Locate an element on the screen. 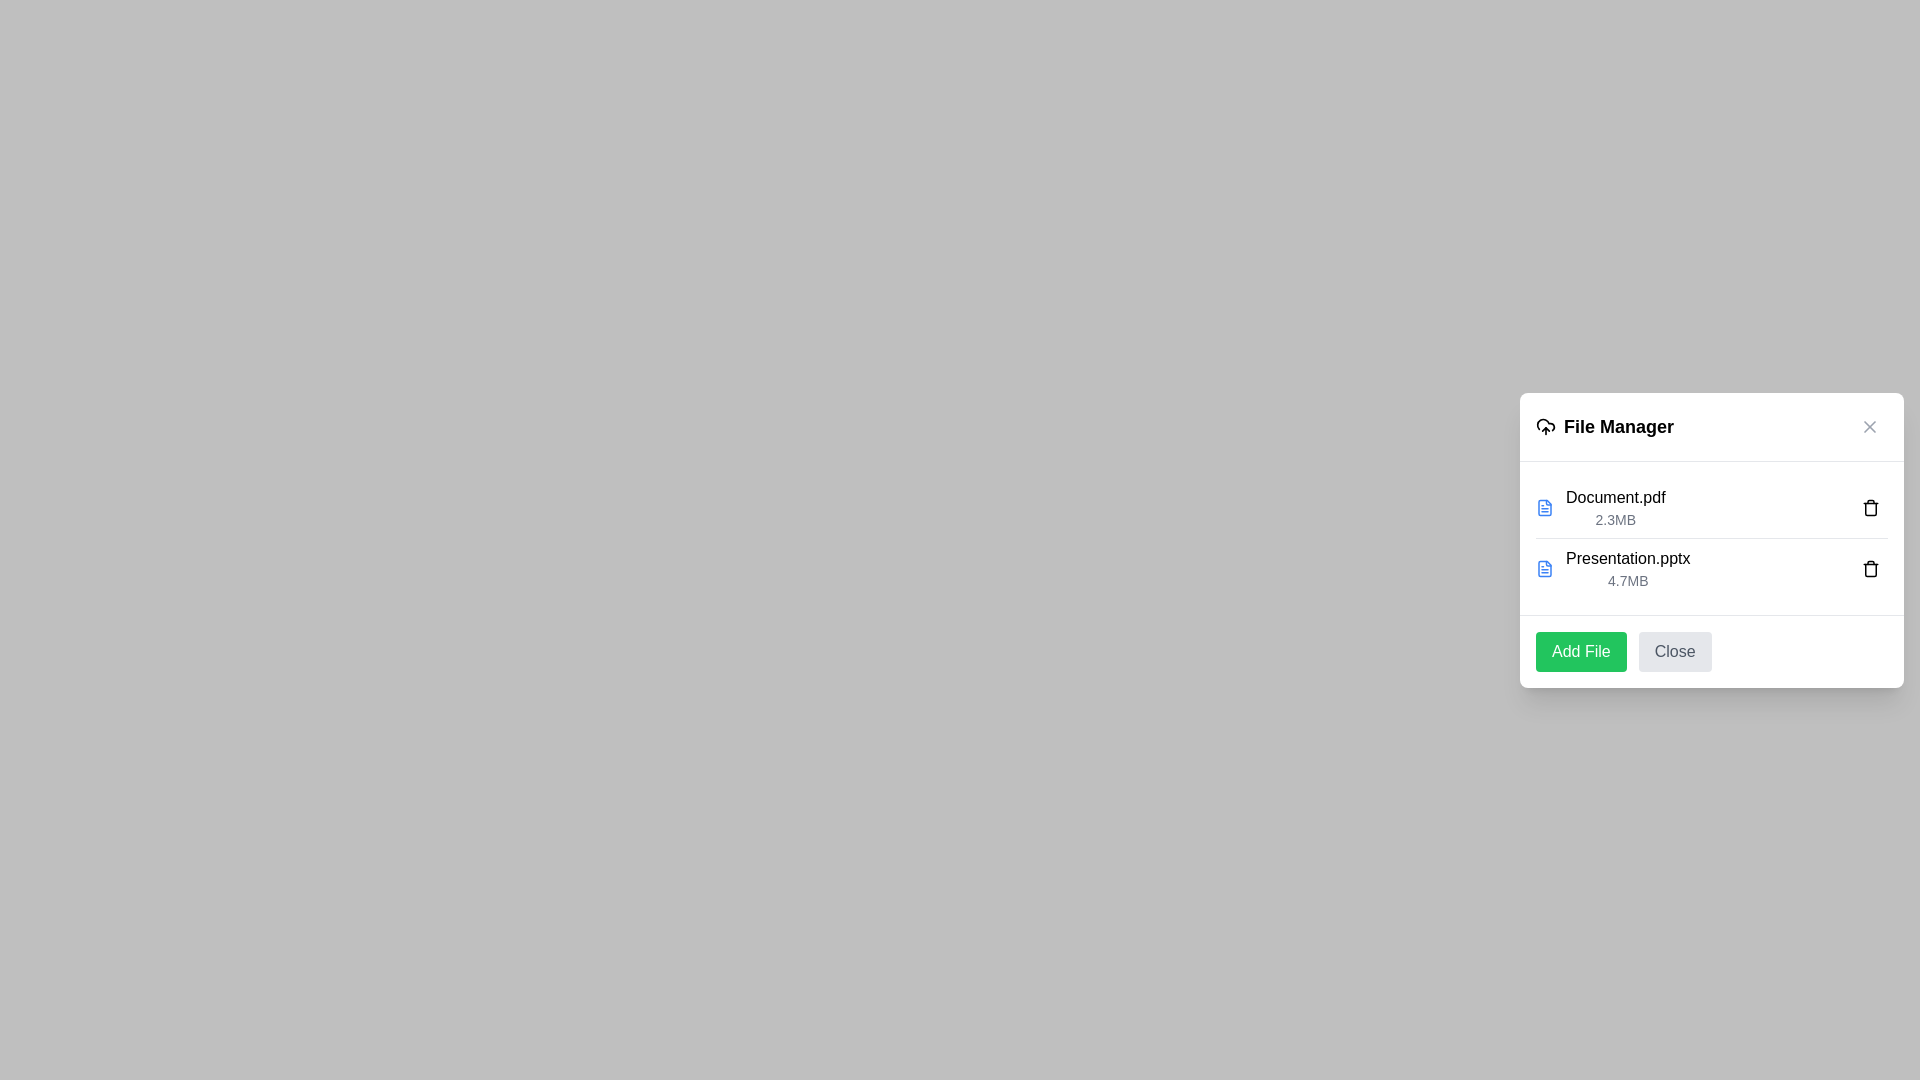 The width and height of the screenshot is (1920, 1080). the icon associated with the 'Presentation.pptx' file entry in the 'File Manager' popup, which is located at the top-left corner of its row is located at coordinates (1544, 567).